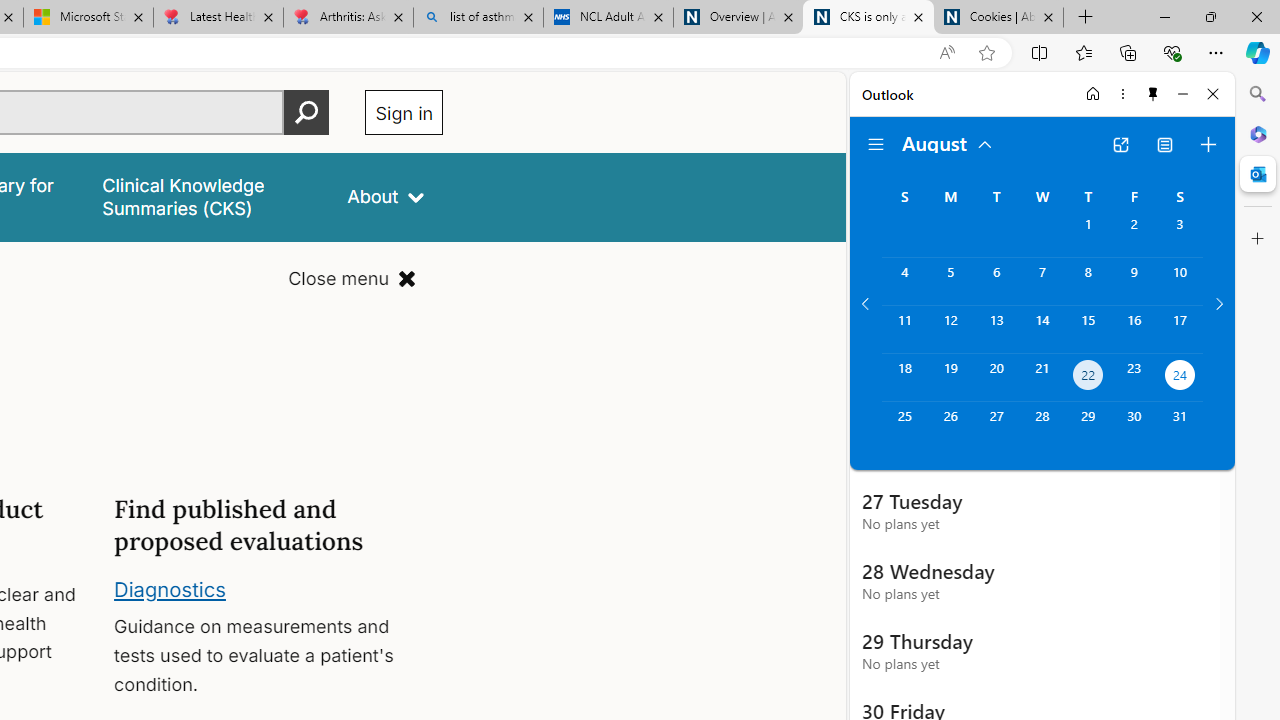 This screenshot has height=720, width=1280. I want to click on 'Monday, August 12, 2024. ', so click(949, 328).